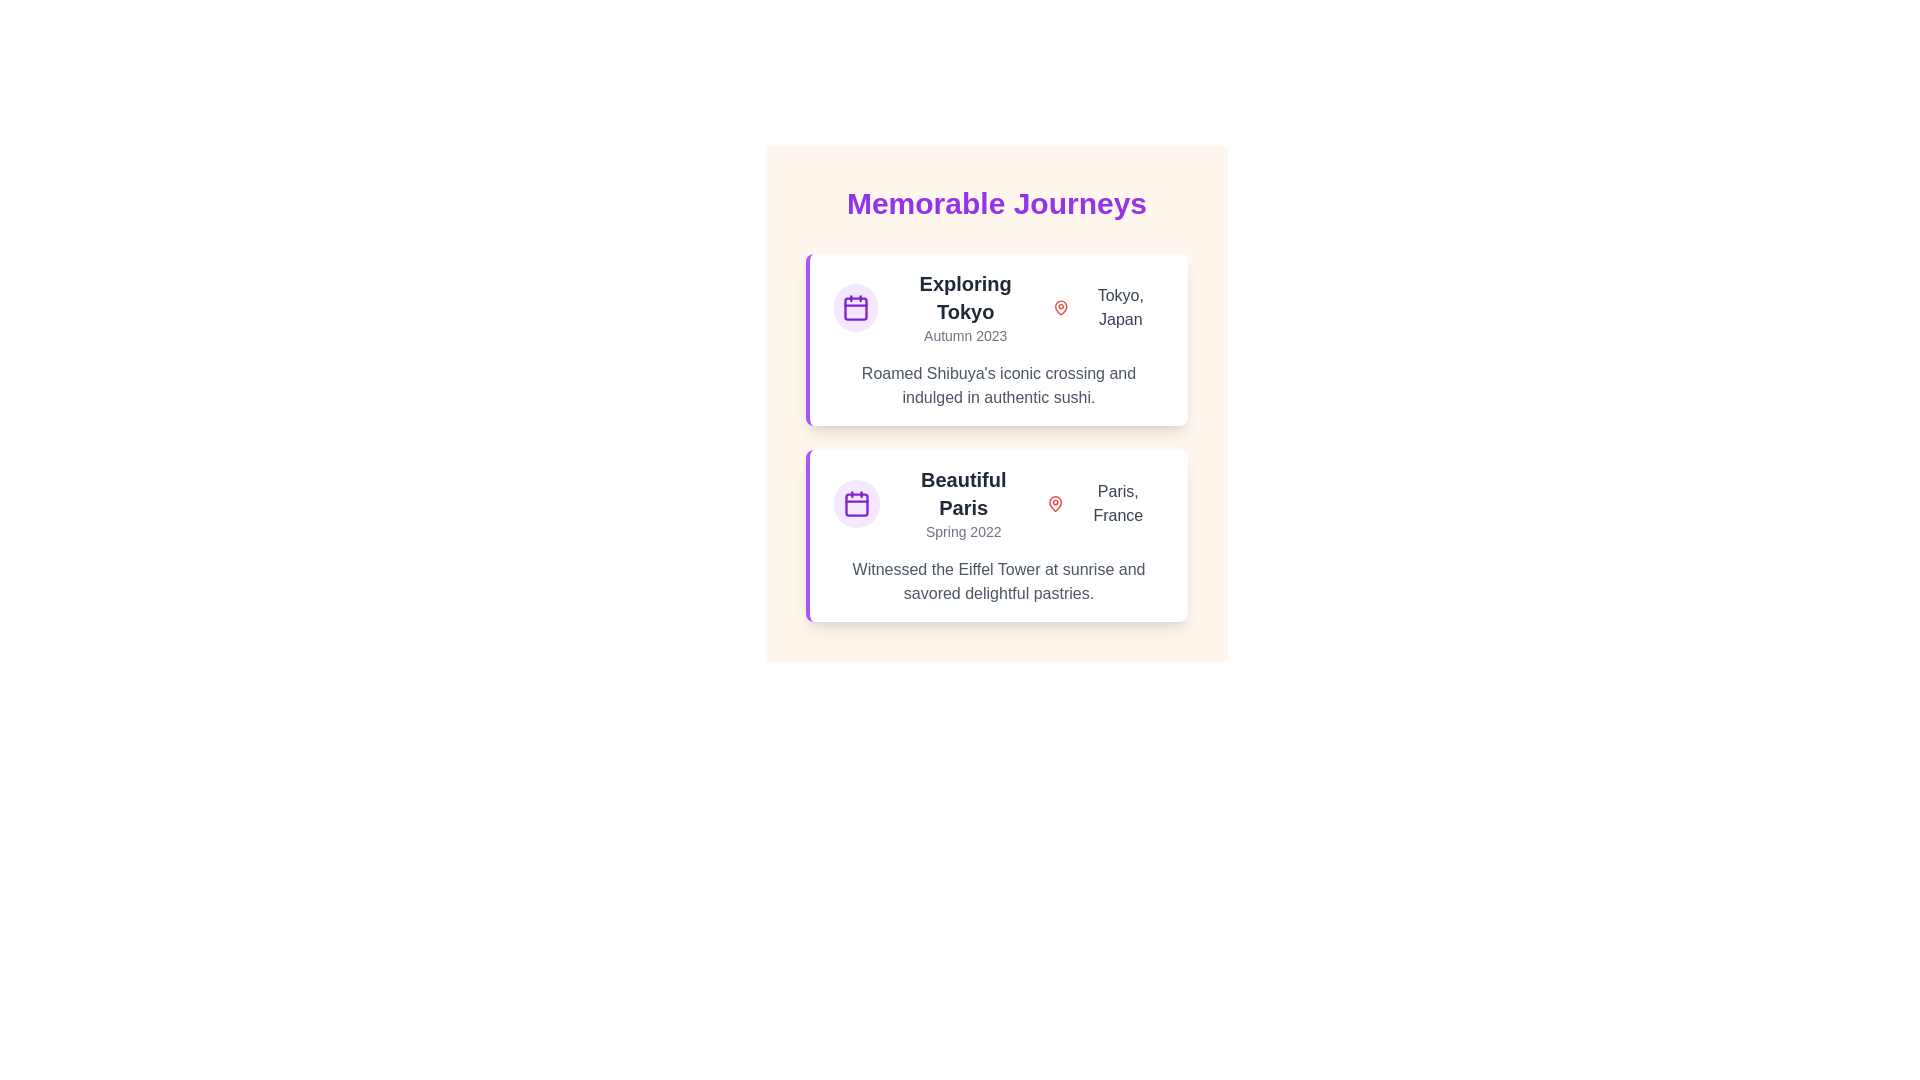 This screenshot has width=1920, height=1080. I want to click on the text label displaying 'Exploring Tokyo', styled in bold and large dark gray font, located near the top center of a rectangular card, so click(965, 297).